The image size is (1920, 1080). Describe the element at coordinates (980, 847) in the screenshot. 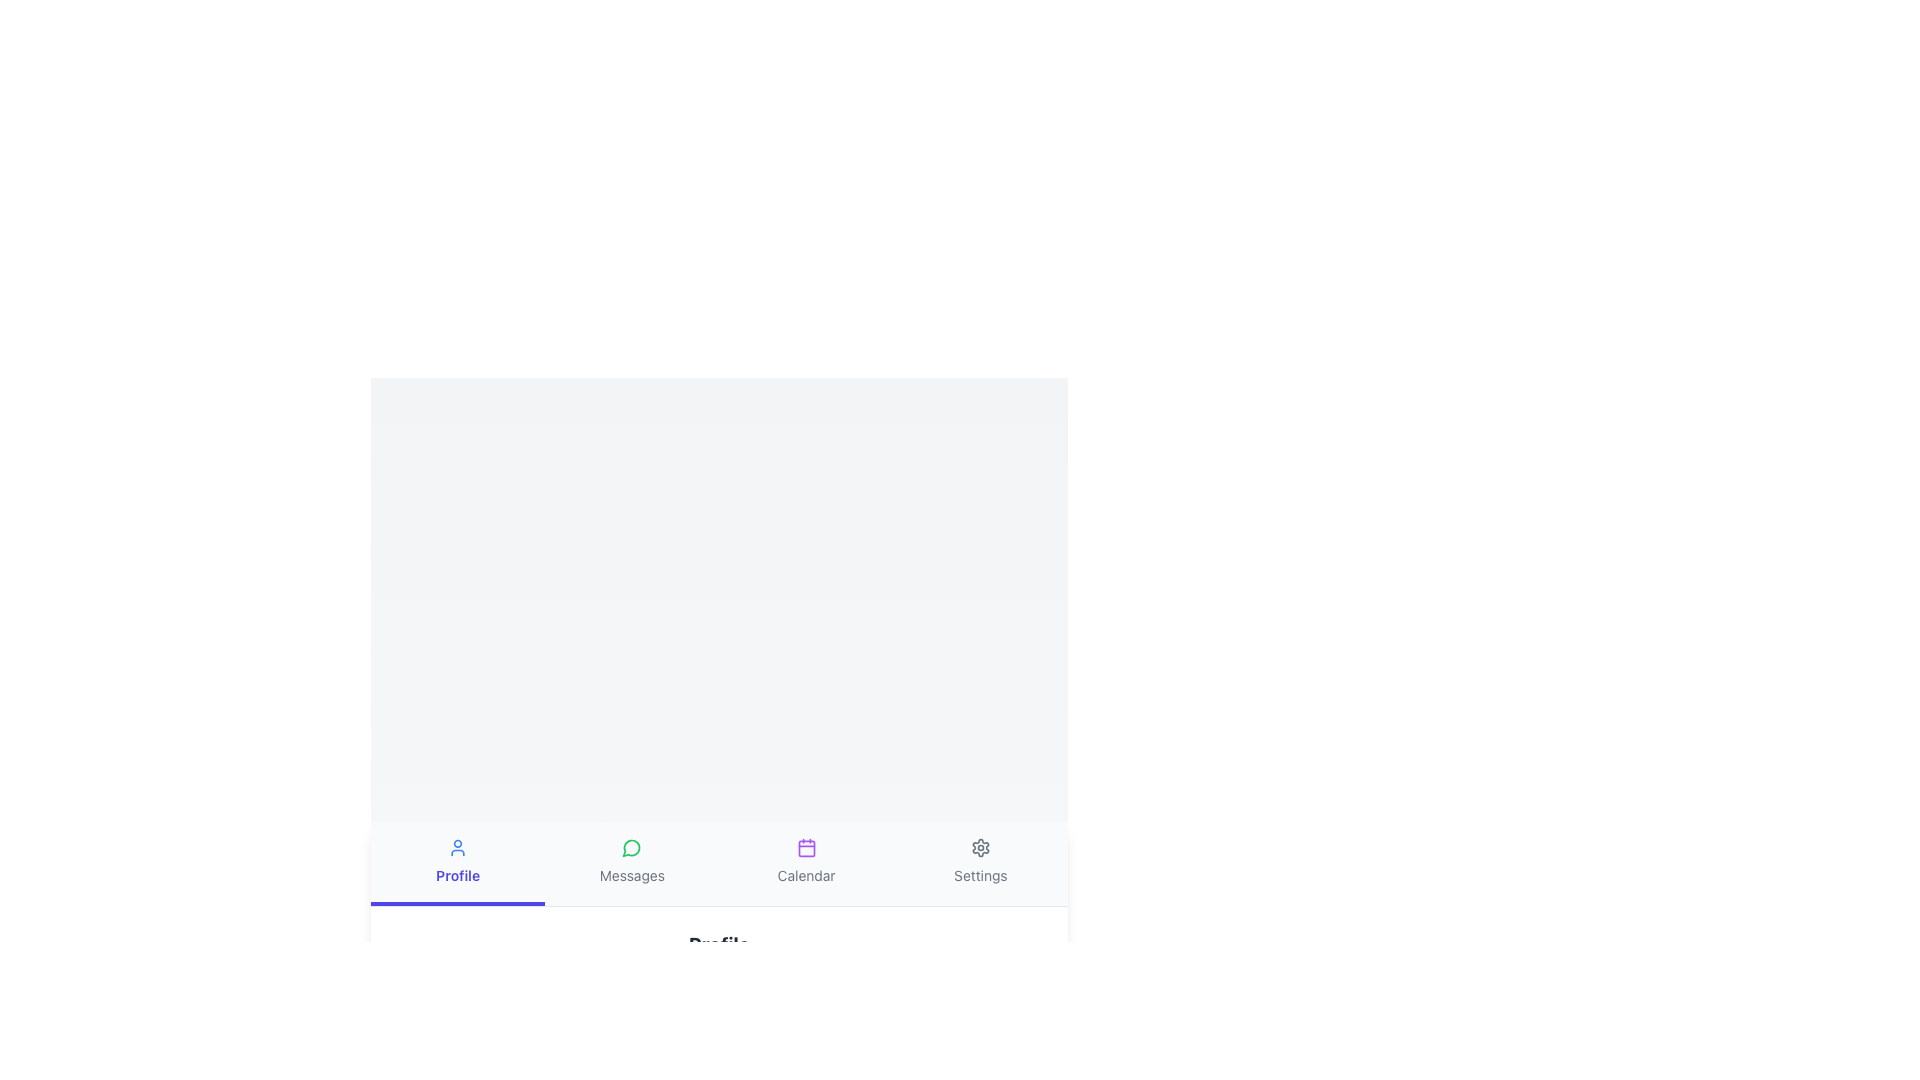

I see `the gear icon with a gray outline in the settings section of the bottom navigation bar` at that location.